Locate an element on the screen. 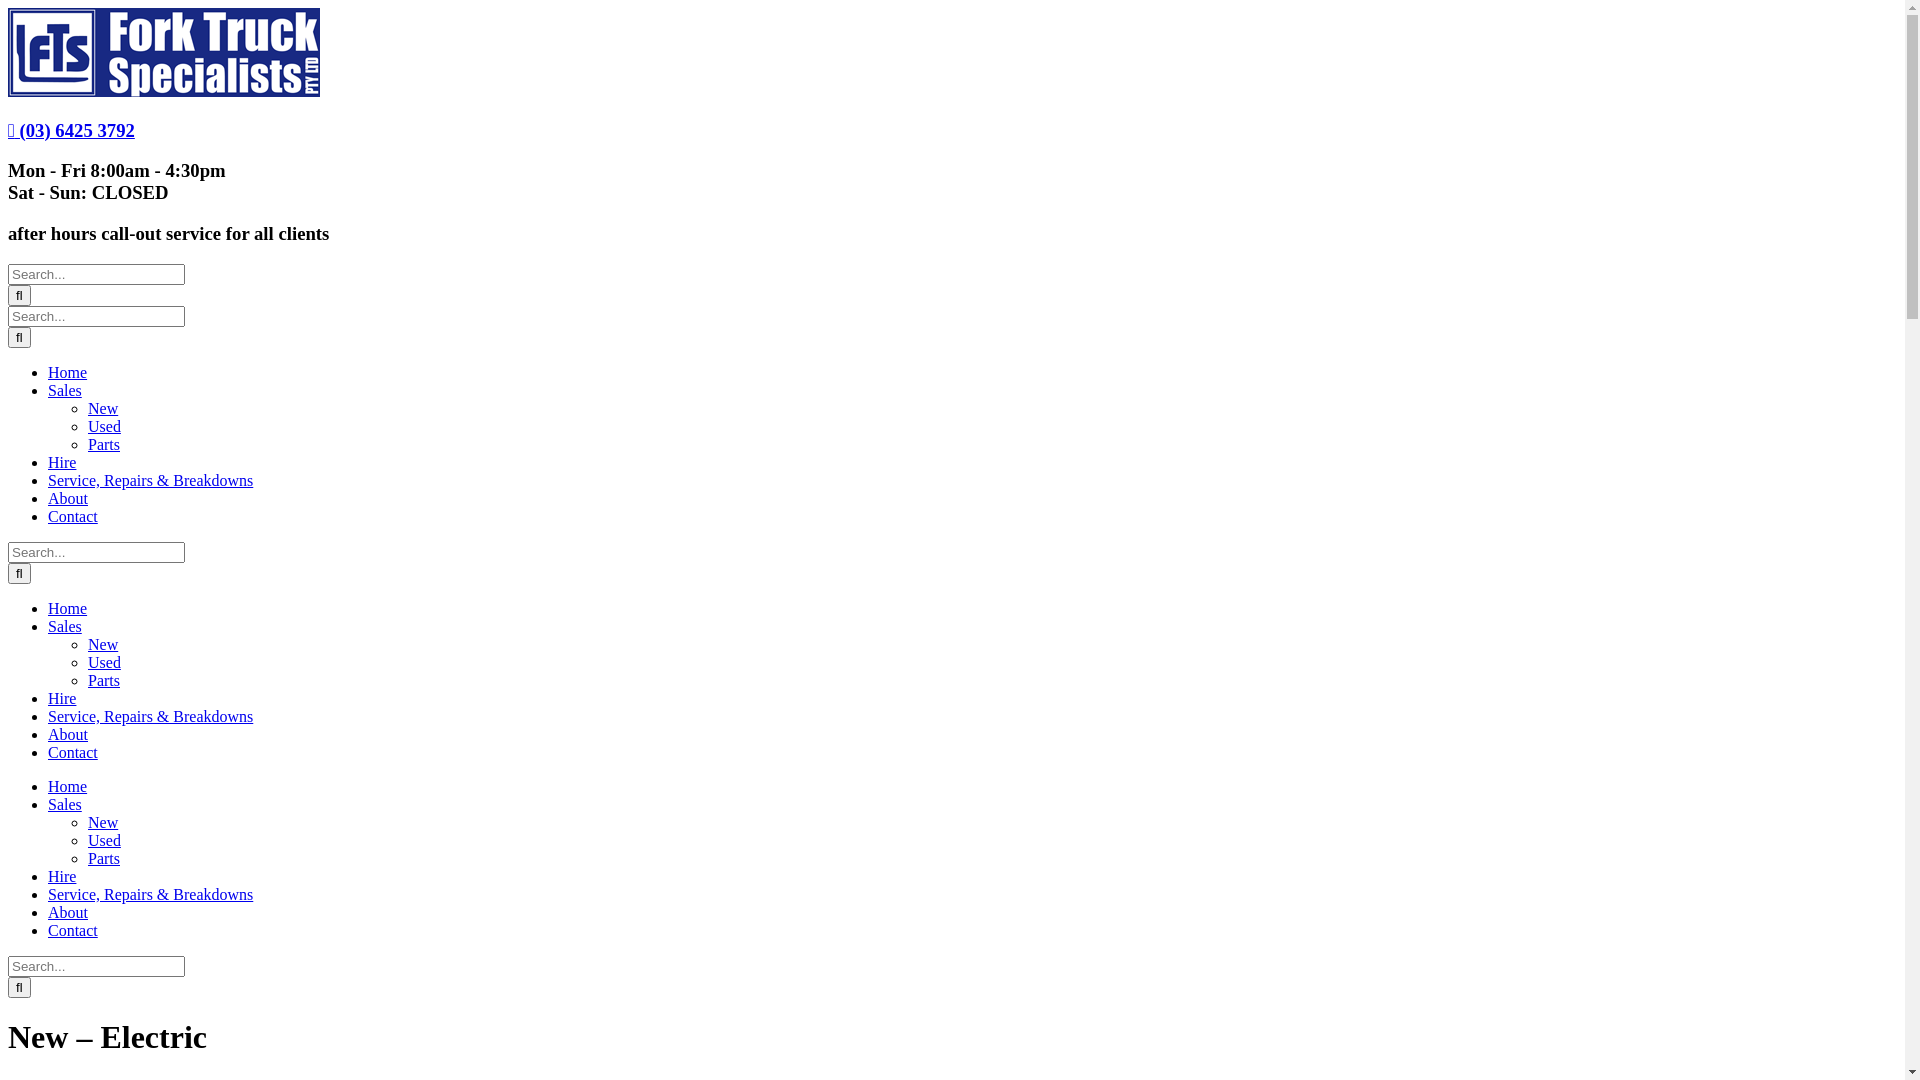 The width and height of the screenshot is (1920, 1080). 'Skip to content' is located at coordinates (7, 7).